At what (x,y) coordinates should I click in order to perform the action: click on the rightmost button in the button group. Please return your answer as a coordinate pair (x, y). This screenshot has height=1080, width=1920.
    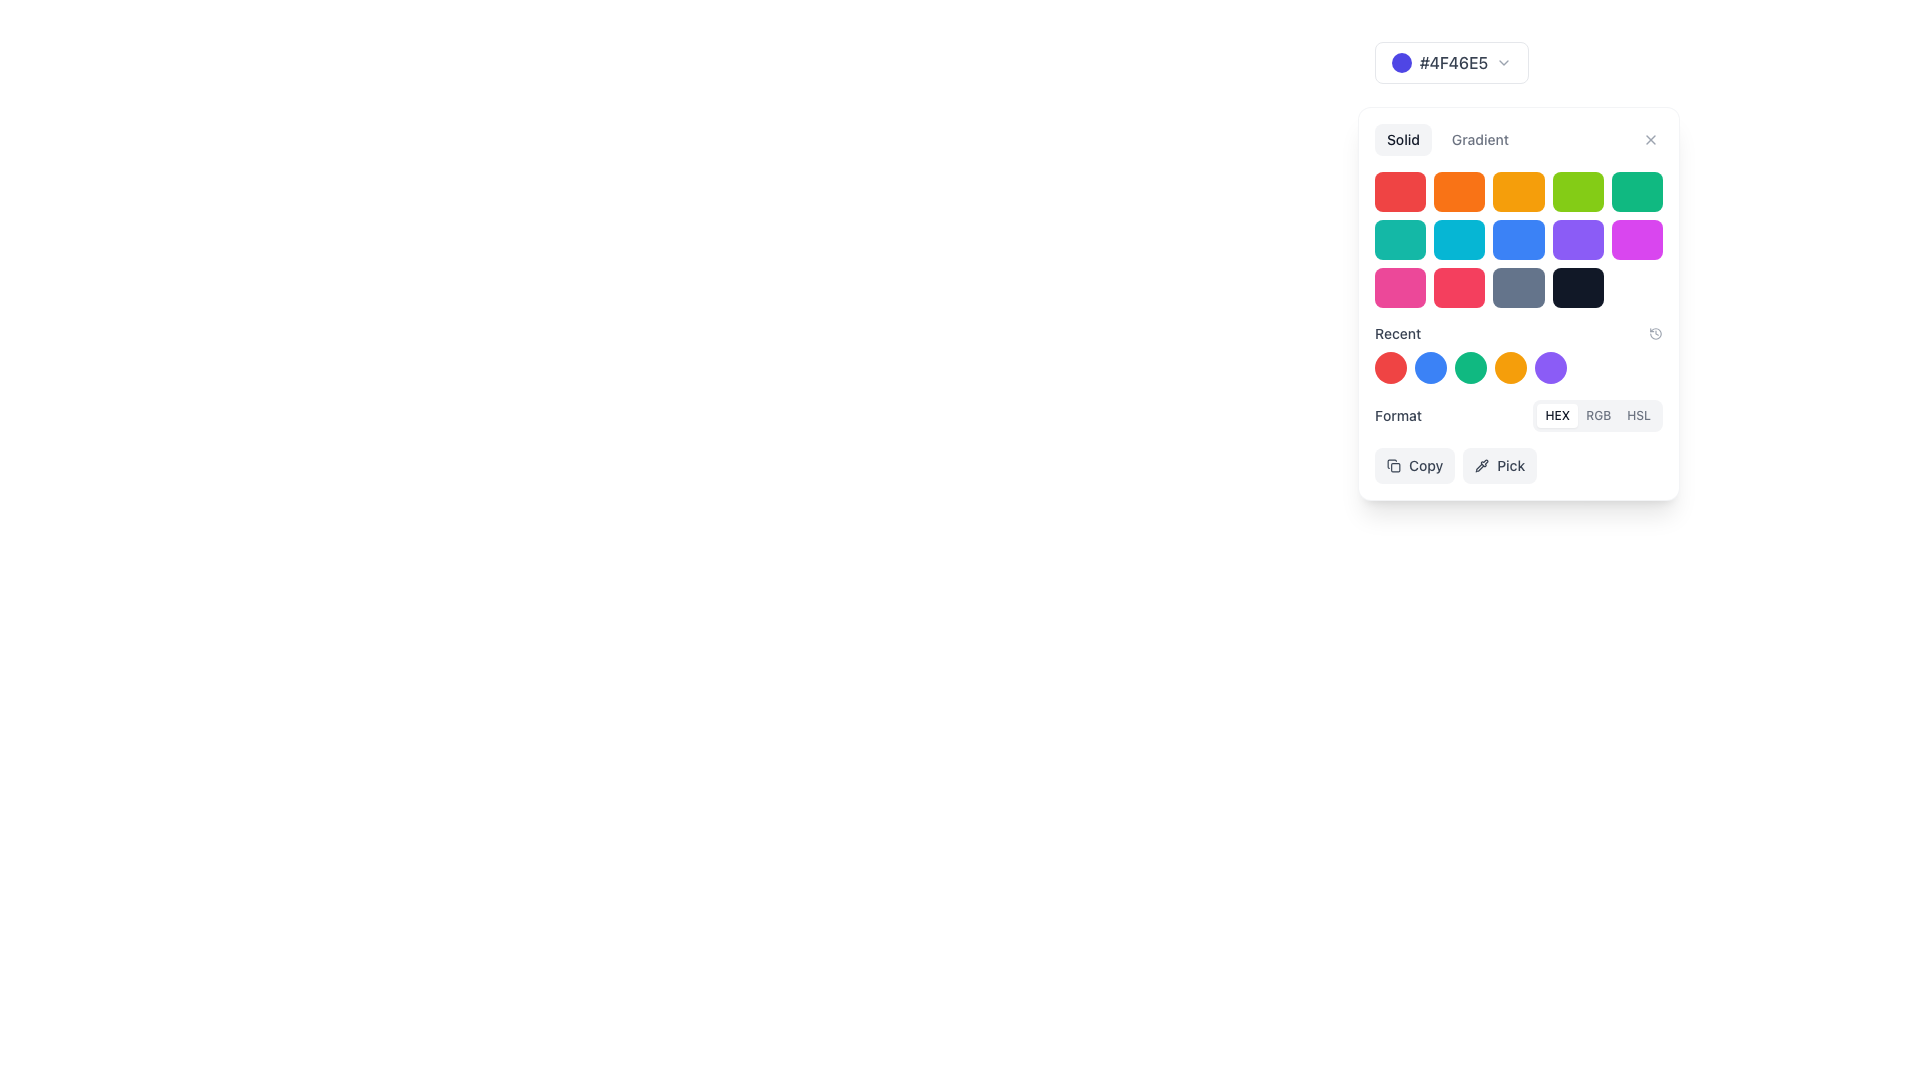
    Looking at the image, I should click on (1479, 138).